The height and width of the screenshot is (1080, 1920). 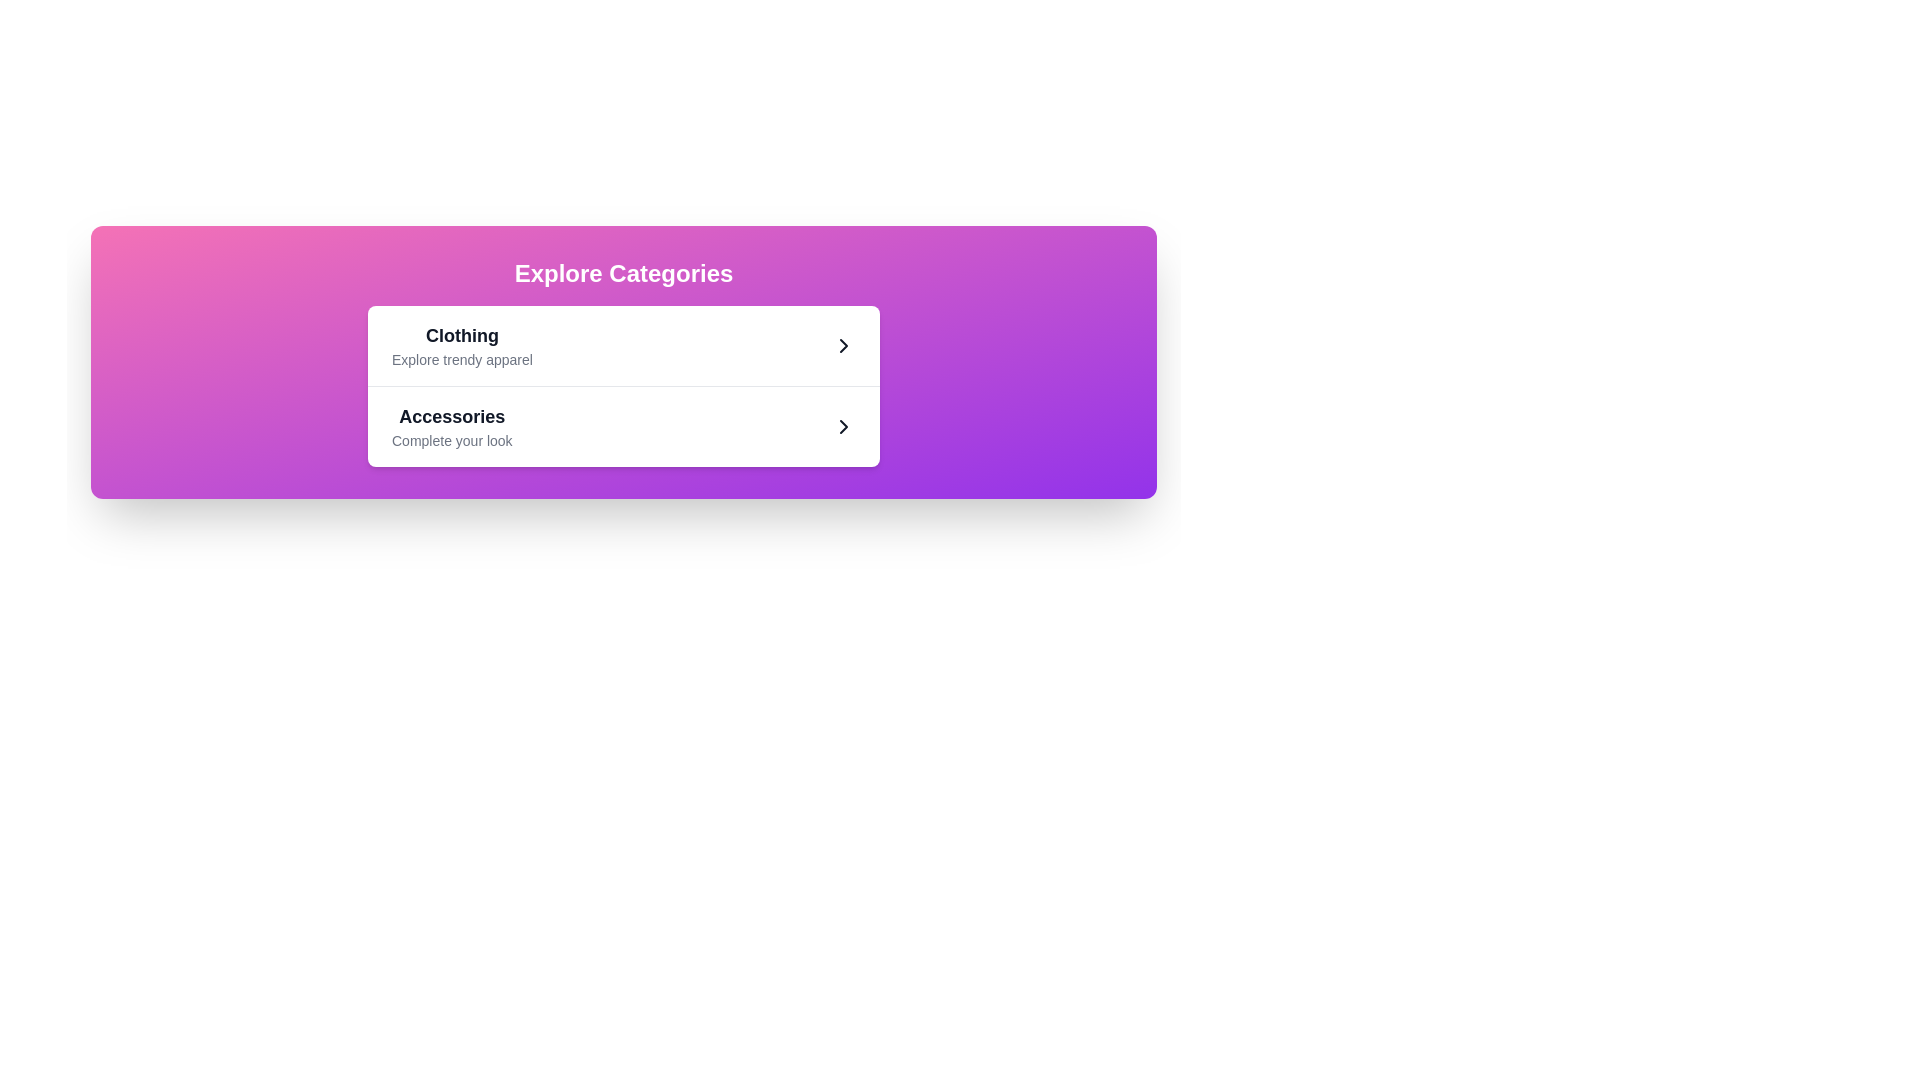 What do you see at coordinates (623, 424) in the screenshot?
I see `the second list item in the 'Explore Categories' section, which serves as a navigation option for the 'Accessories' category` at bounding box center [623, 424].